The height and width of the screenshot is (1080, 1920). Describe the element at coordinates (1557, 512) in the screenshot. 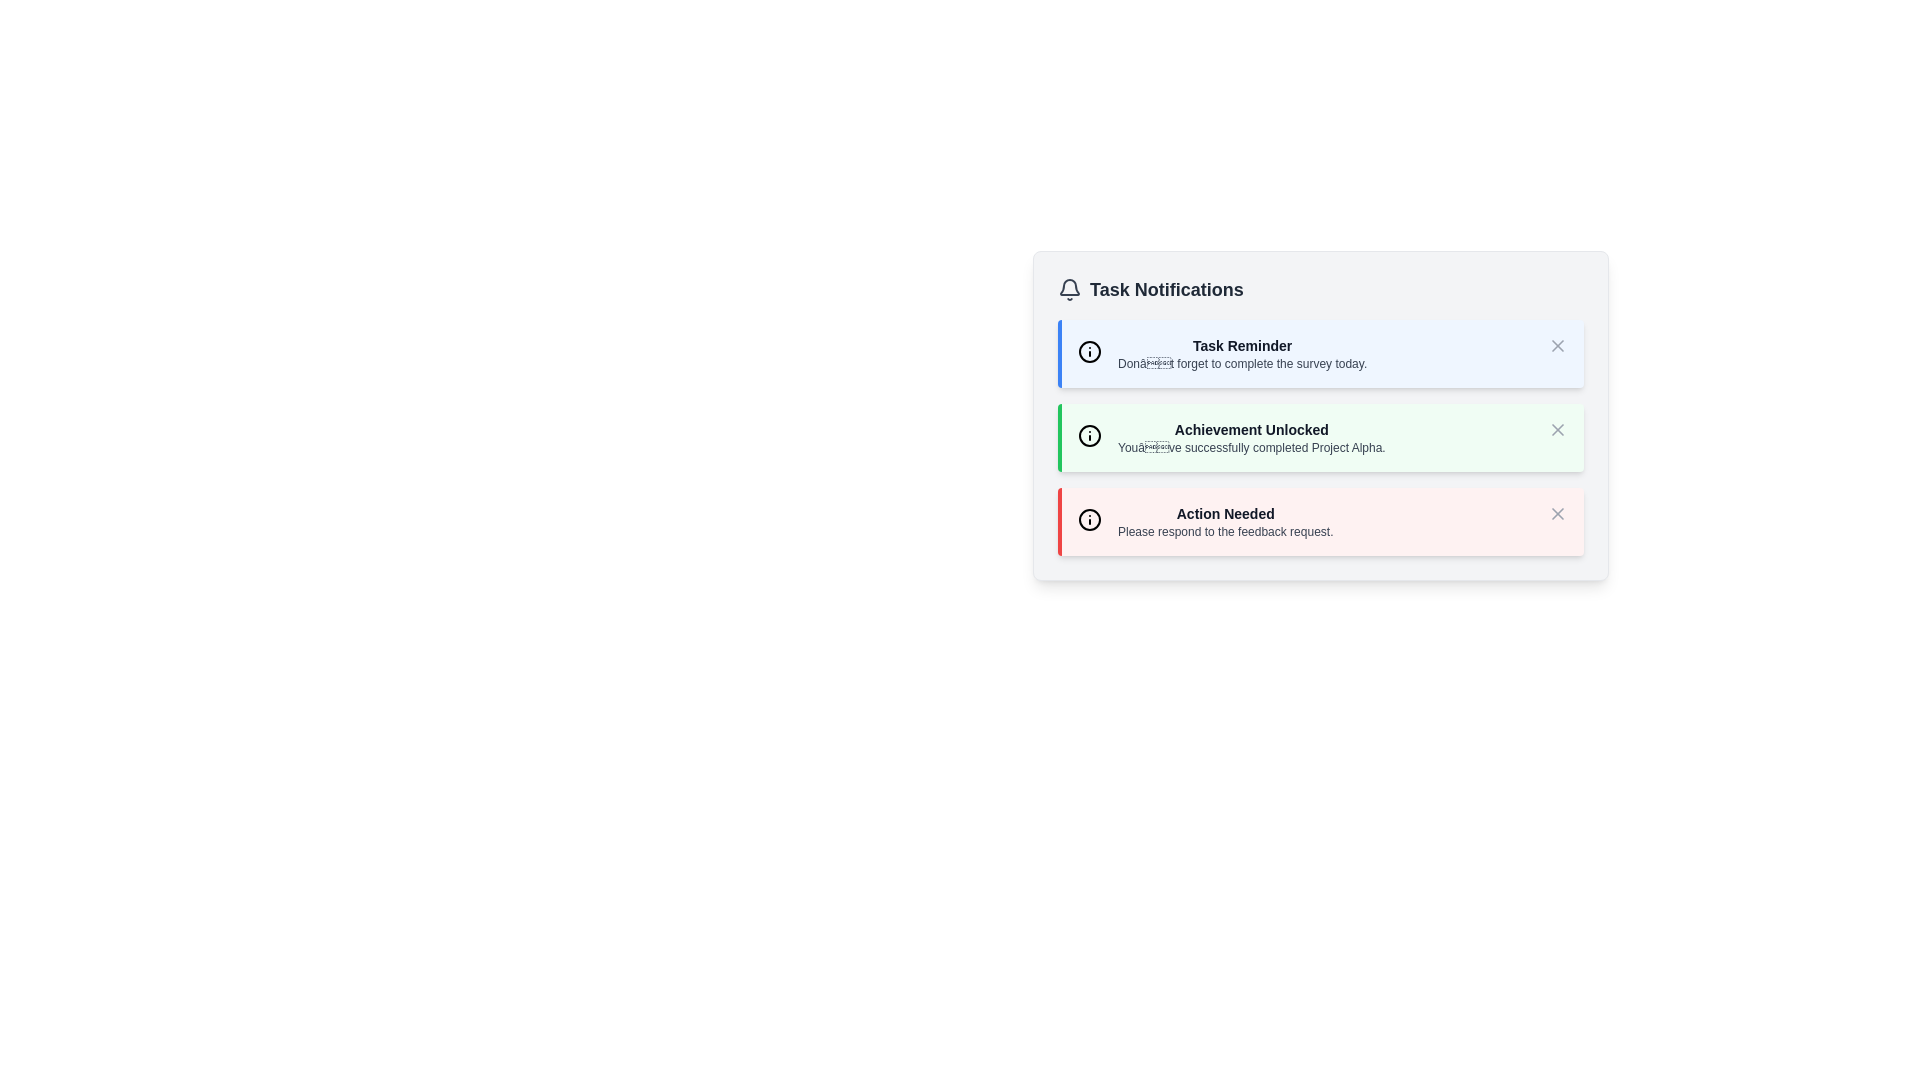

I see `the small, thin, diagonal cross forming an 'X' shape within the close button icon in the bottom notification of the notifications panel for interaction feedback` at that location.